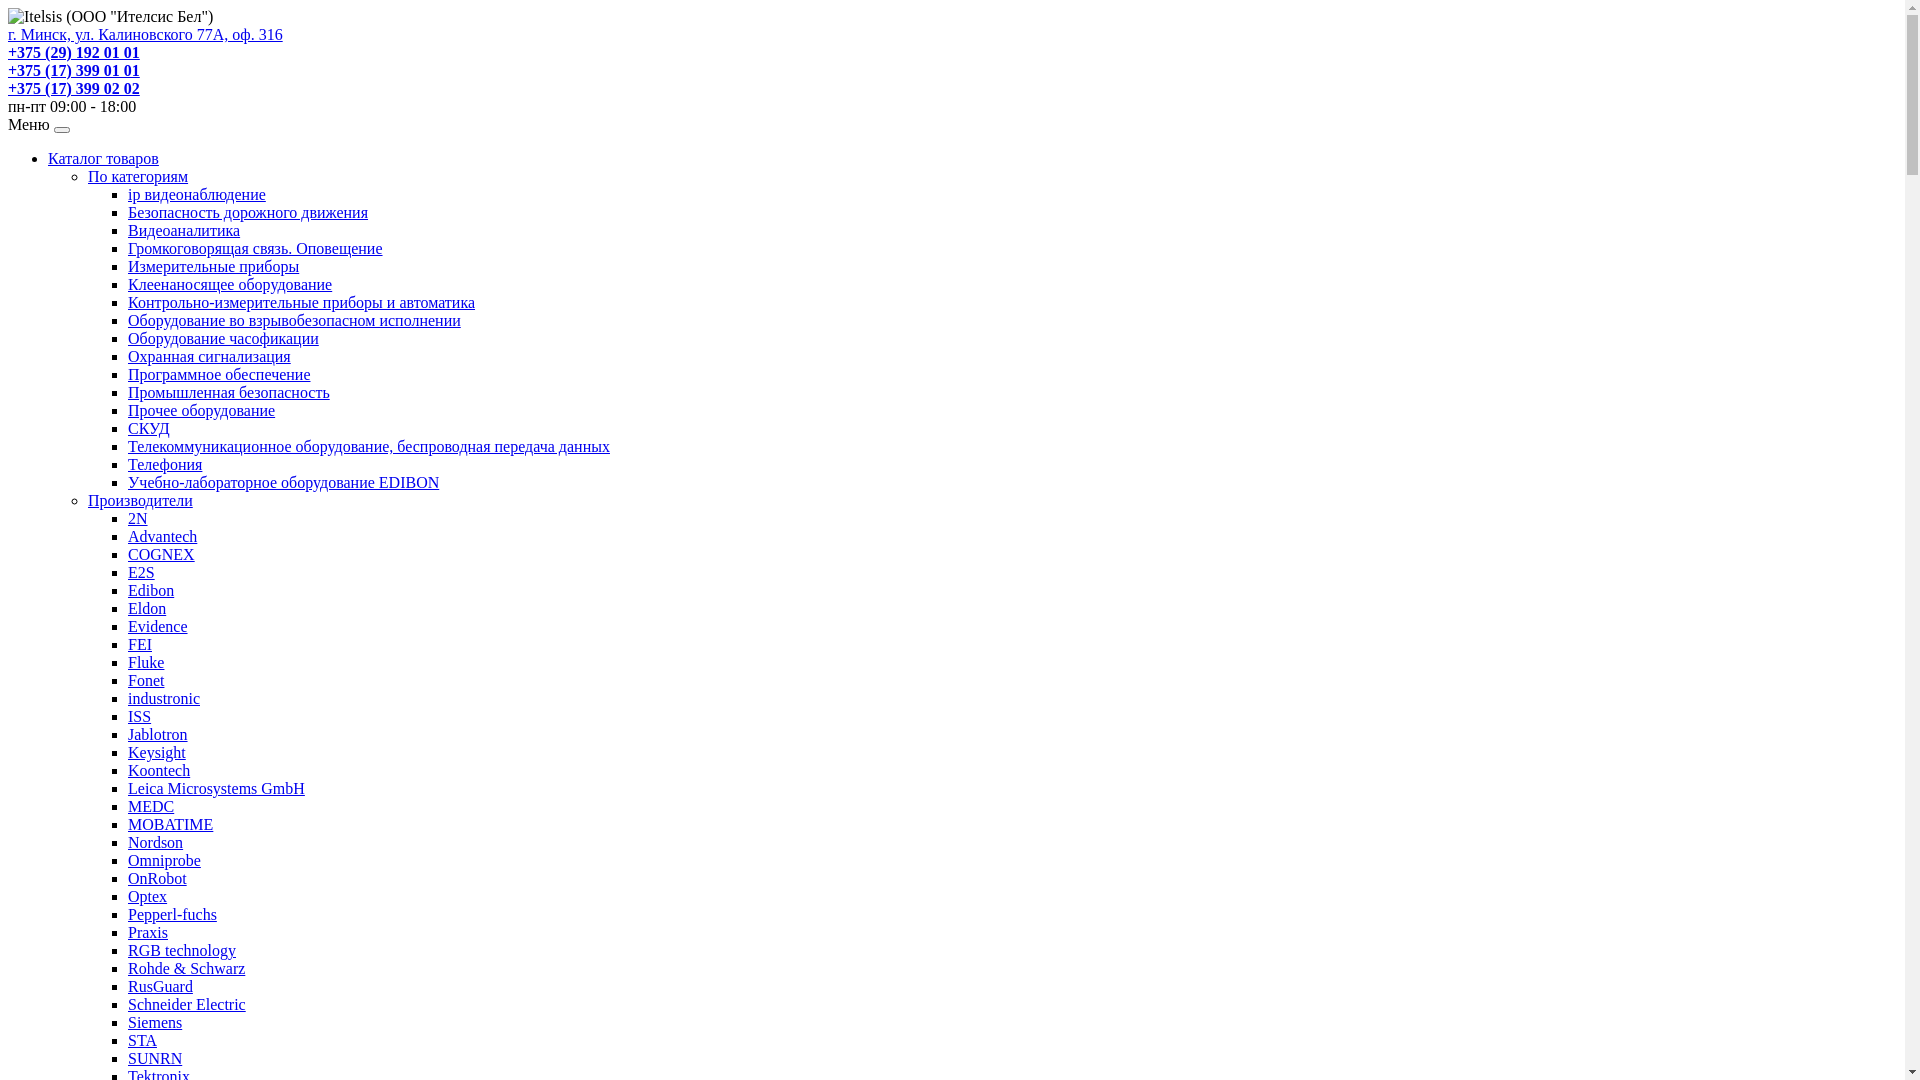 The width and height of the screenshot is (1920, 1080). Describe the element at coordinates (157, 625) in the screenshot. I see `'Evidence'` at that location.